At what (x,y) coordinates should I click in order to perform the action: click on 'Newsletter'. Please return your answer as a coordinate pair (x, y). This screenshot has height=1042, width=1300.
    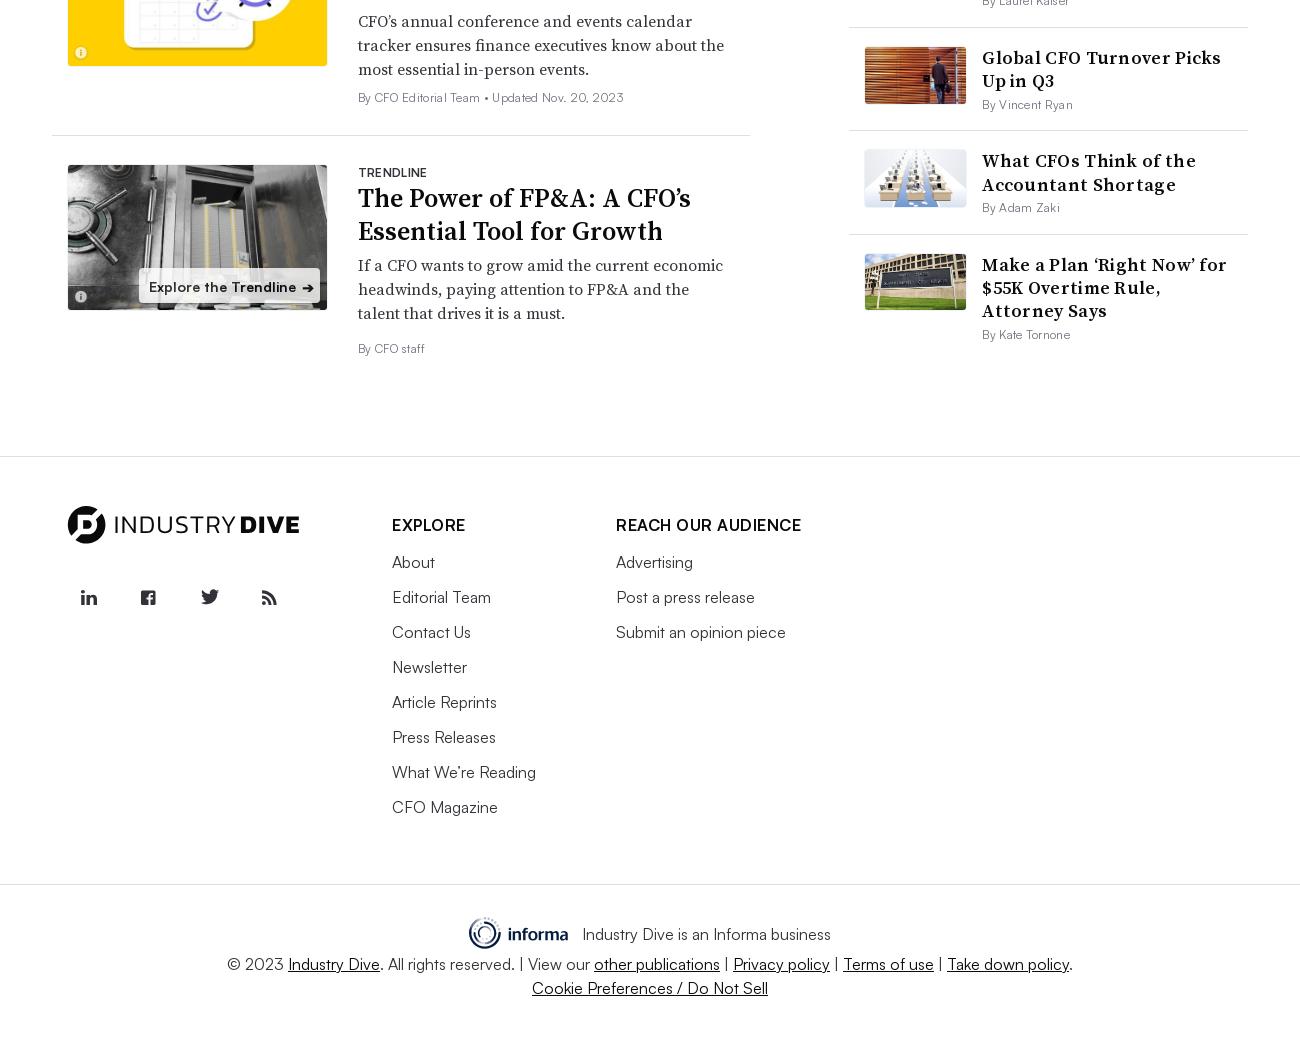
    Looking at the image, I should click on (429, 666).